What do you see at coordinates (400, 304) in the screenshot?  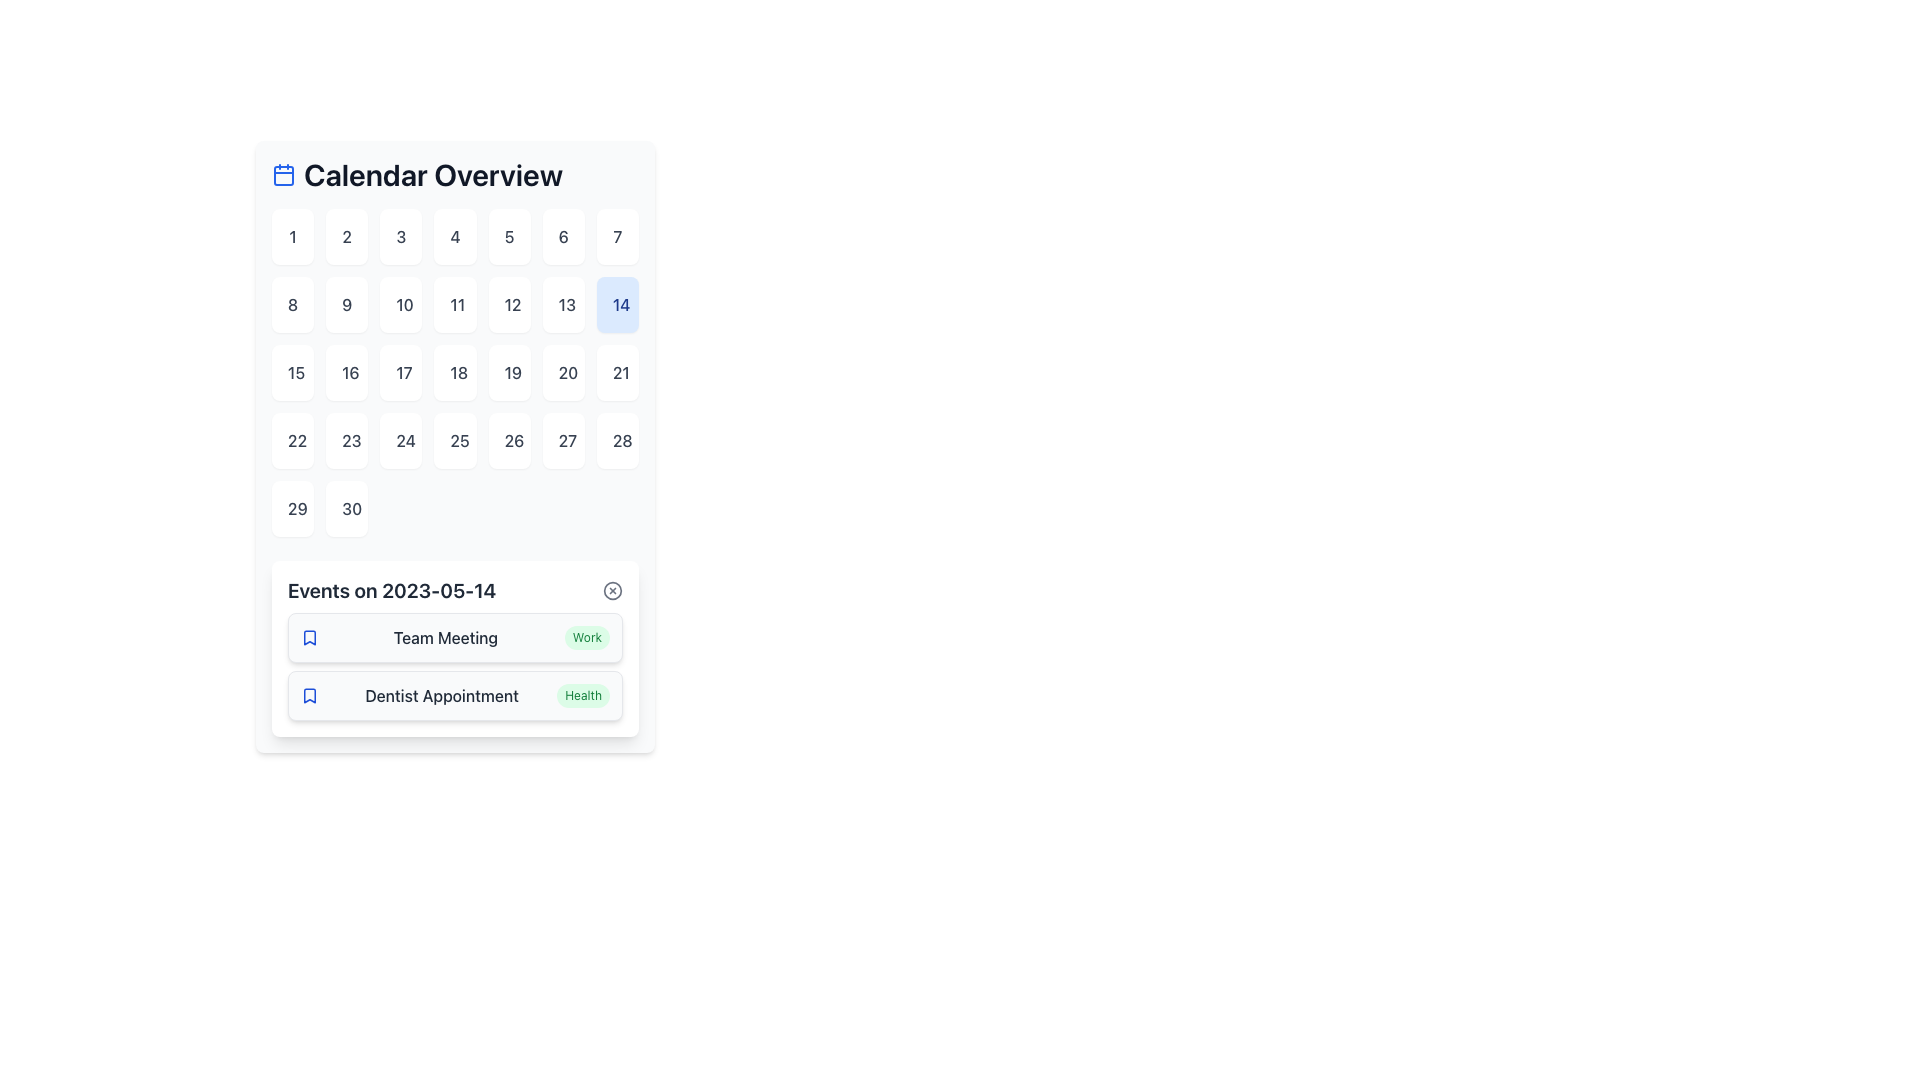 I see `the rectangular button displaying the text '10' in the calendar interface` at bounding box center [400, 304].